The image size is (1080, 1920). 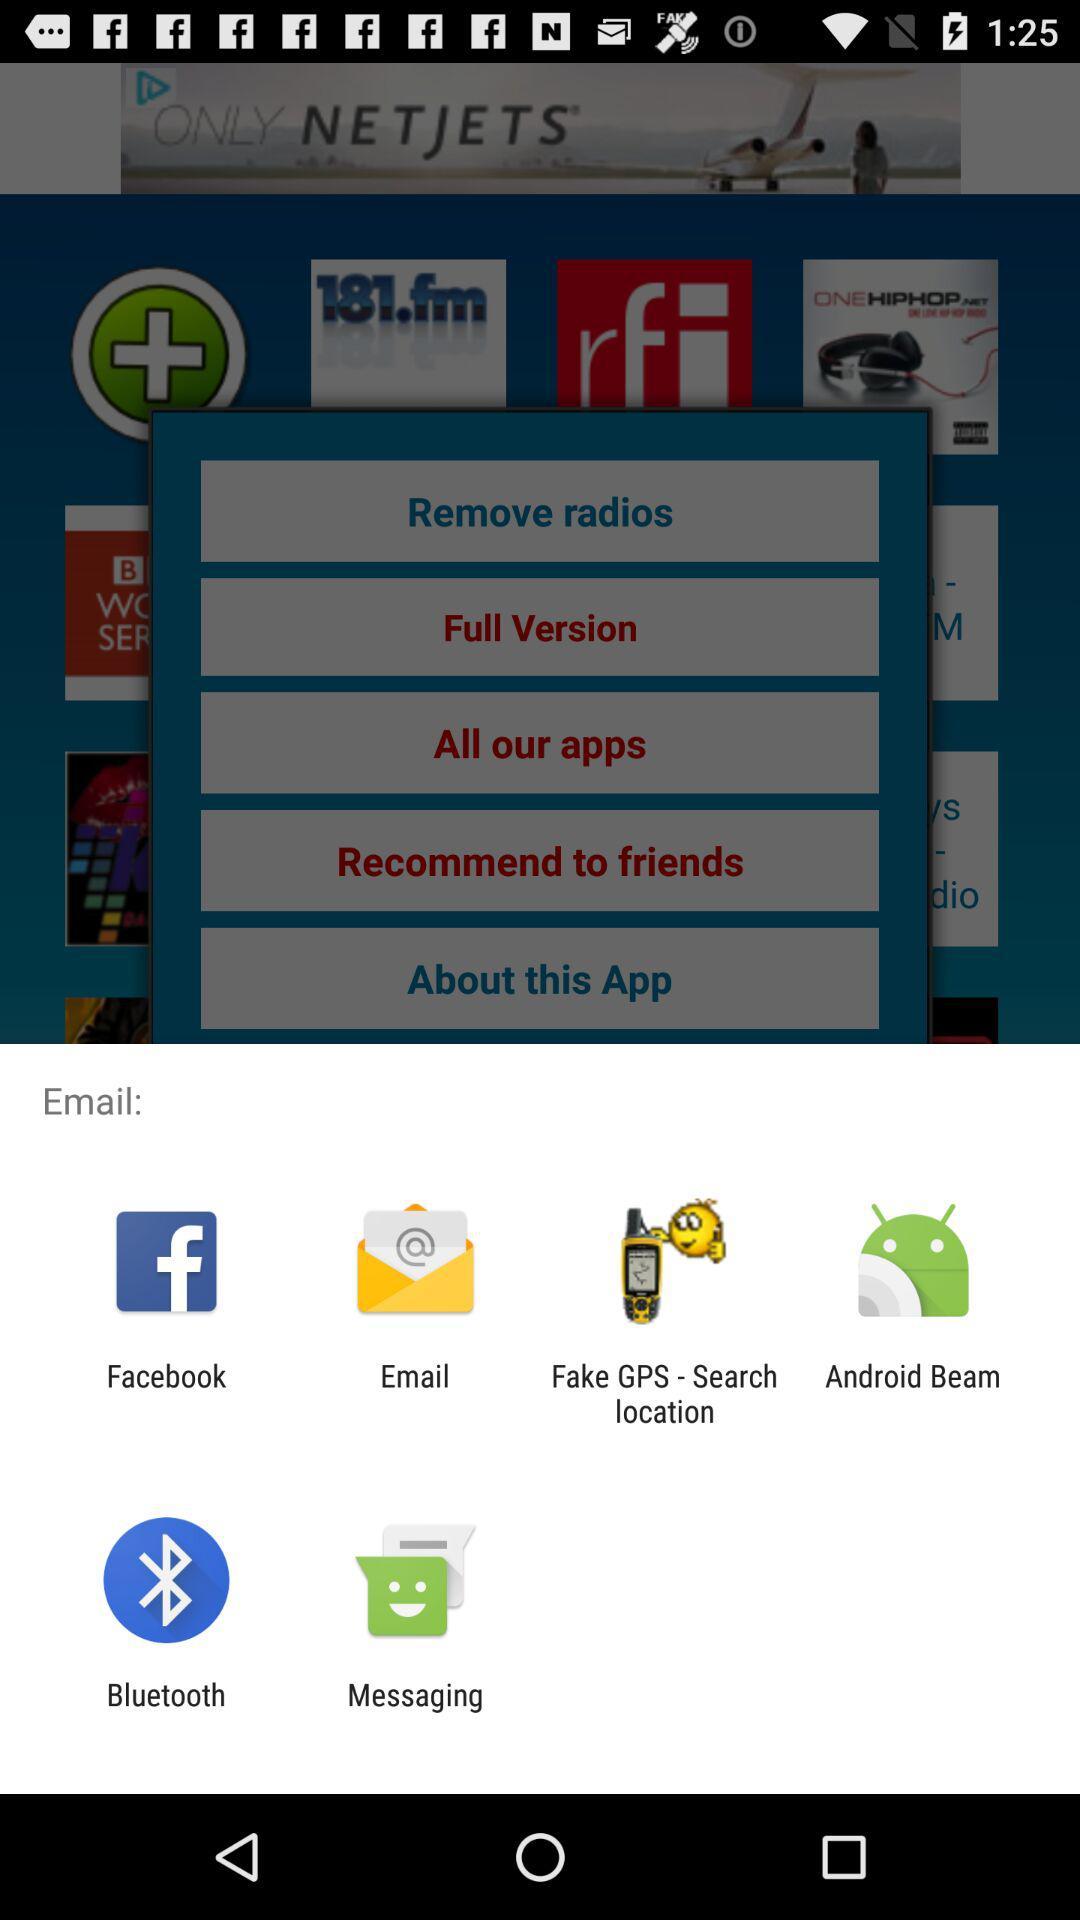 What do you see at coordinates (414, 1711) in the screenshot?
I see `item next to the bluetooth icon` at bounding box center [414, 1711].